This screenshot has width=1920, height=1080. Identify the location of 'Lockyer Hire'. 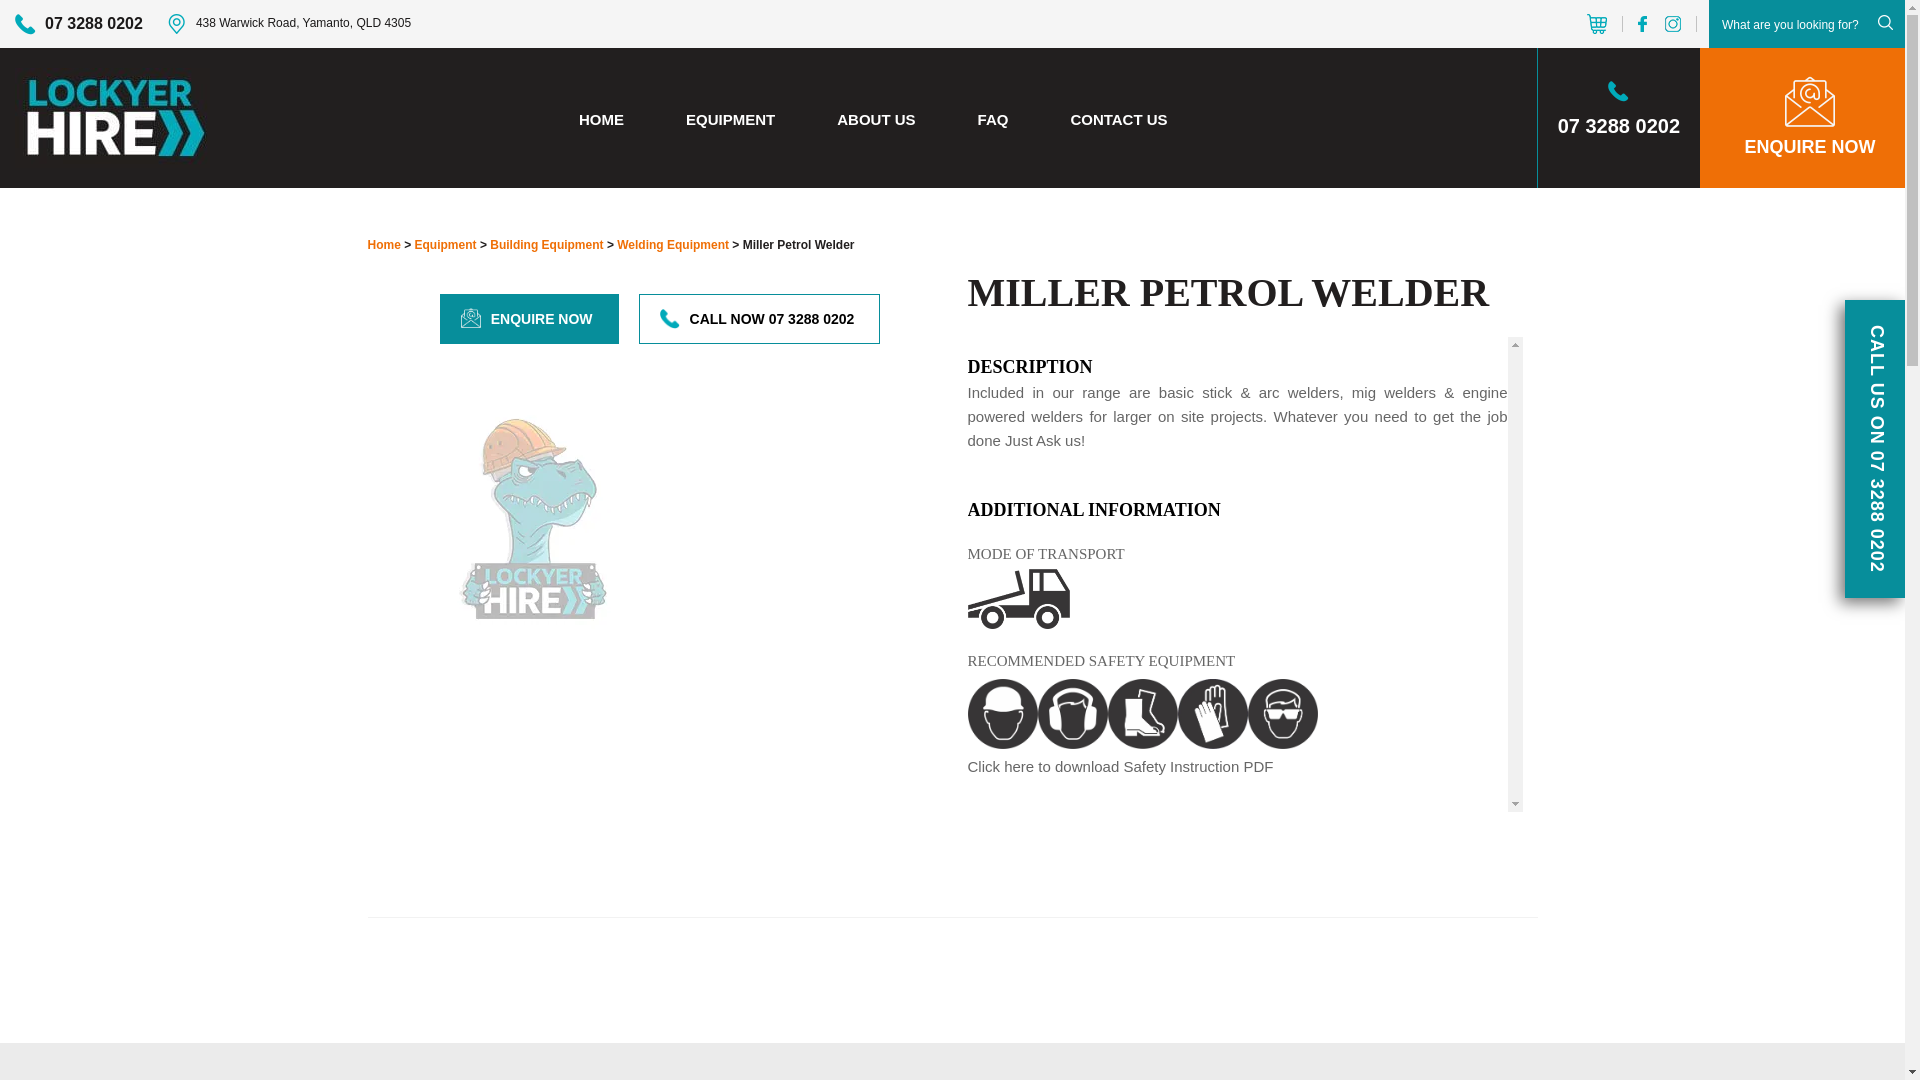
(111, 116).